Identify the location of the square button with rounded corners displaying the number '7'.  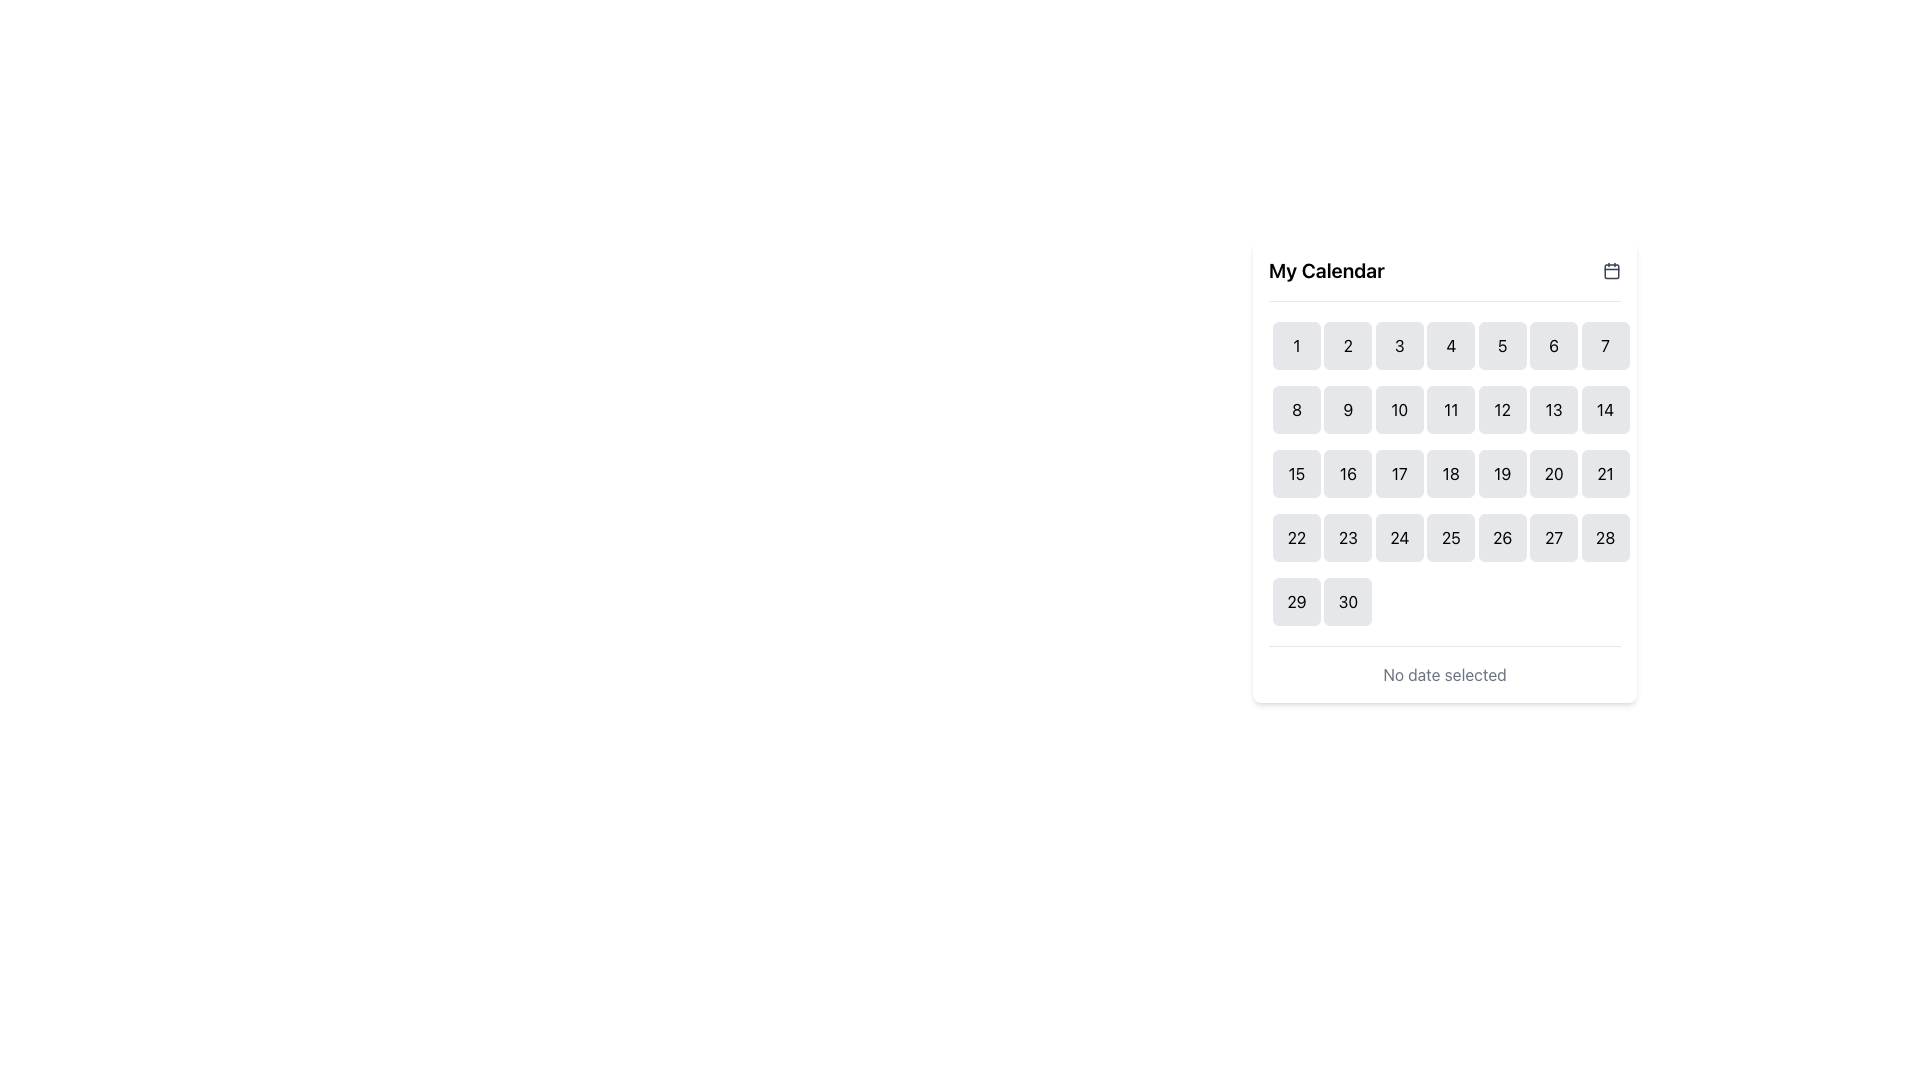
(1605, 345).